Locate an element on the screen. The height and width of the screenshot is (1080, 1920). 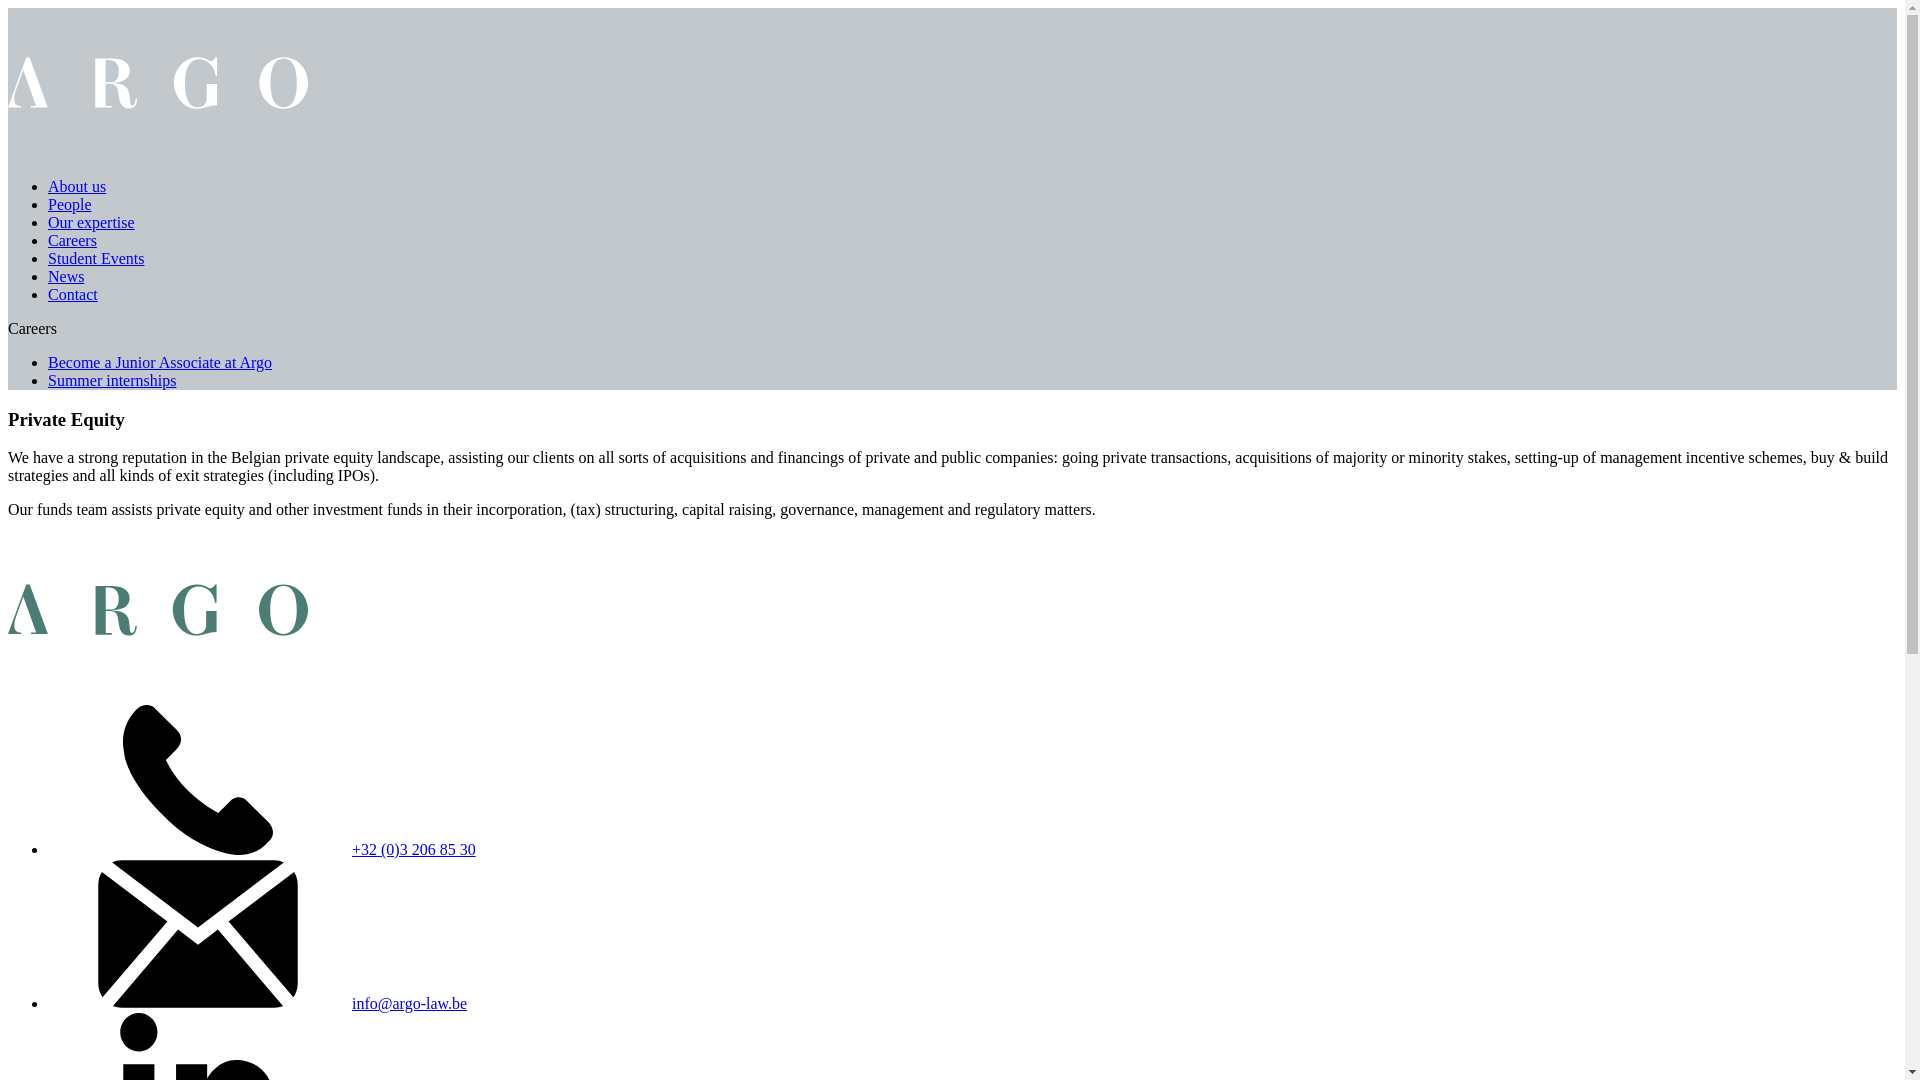
'Summer internships' is located at coordinates (48, 380).